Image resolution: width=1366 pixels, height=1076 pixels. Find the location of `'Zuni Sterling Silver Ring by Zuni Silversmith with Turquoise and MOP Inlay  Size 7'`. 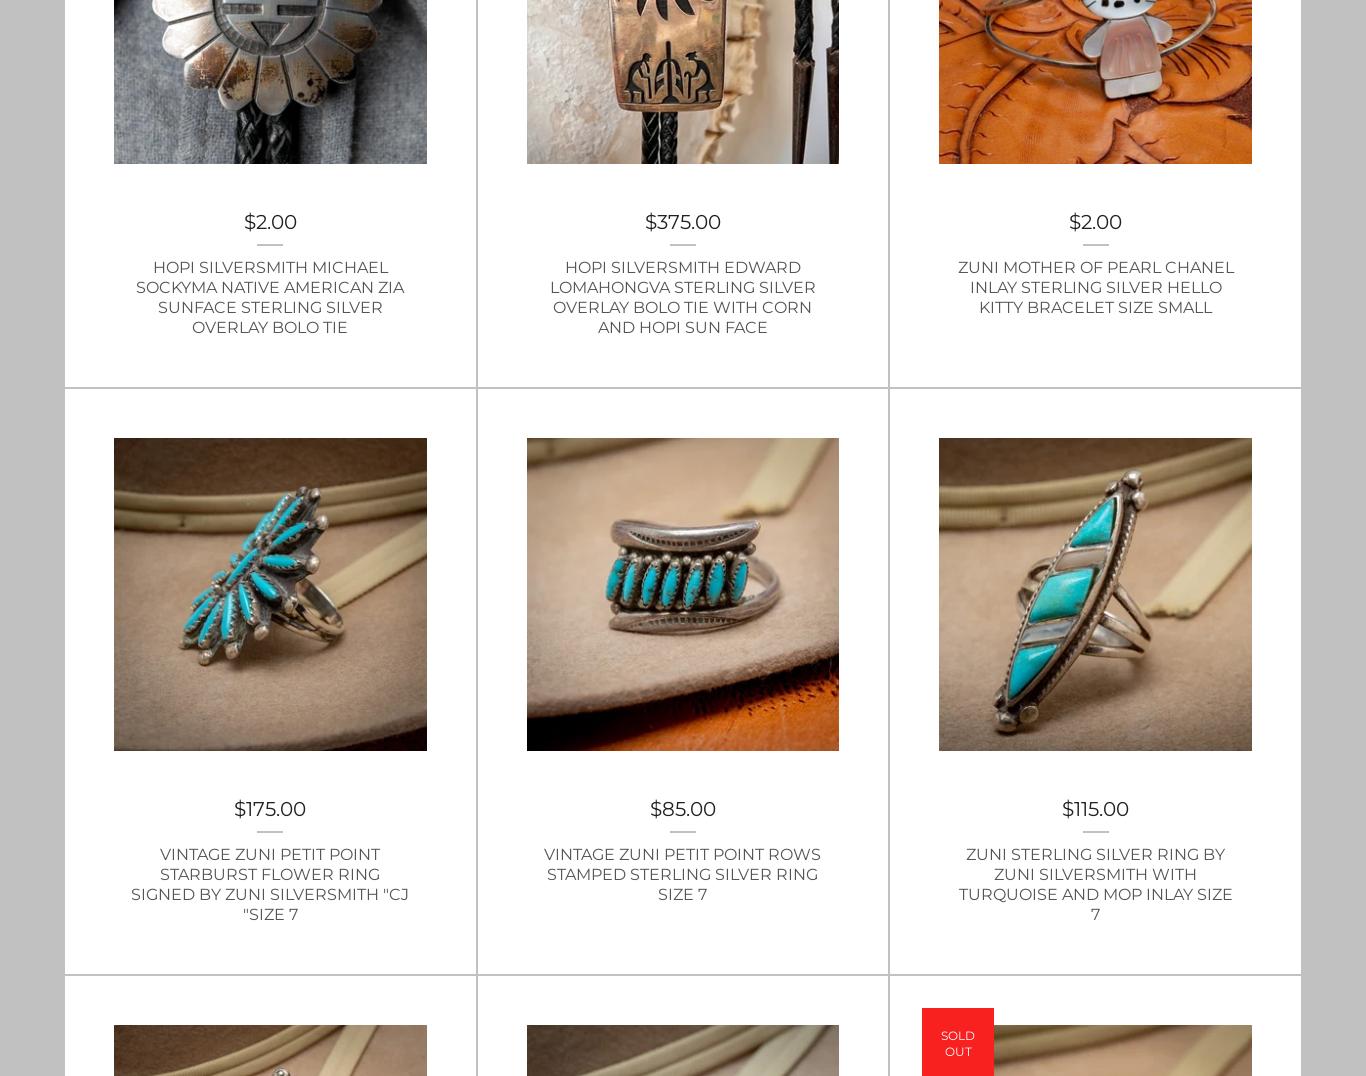

'Zuni Sterling Silver Ring by Zuni Silversmith with Turquoise and MOP Inlay  Size 7' is located at coordinates (1093, 883).